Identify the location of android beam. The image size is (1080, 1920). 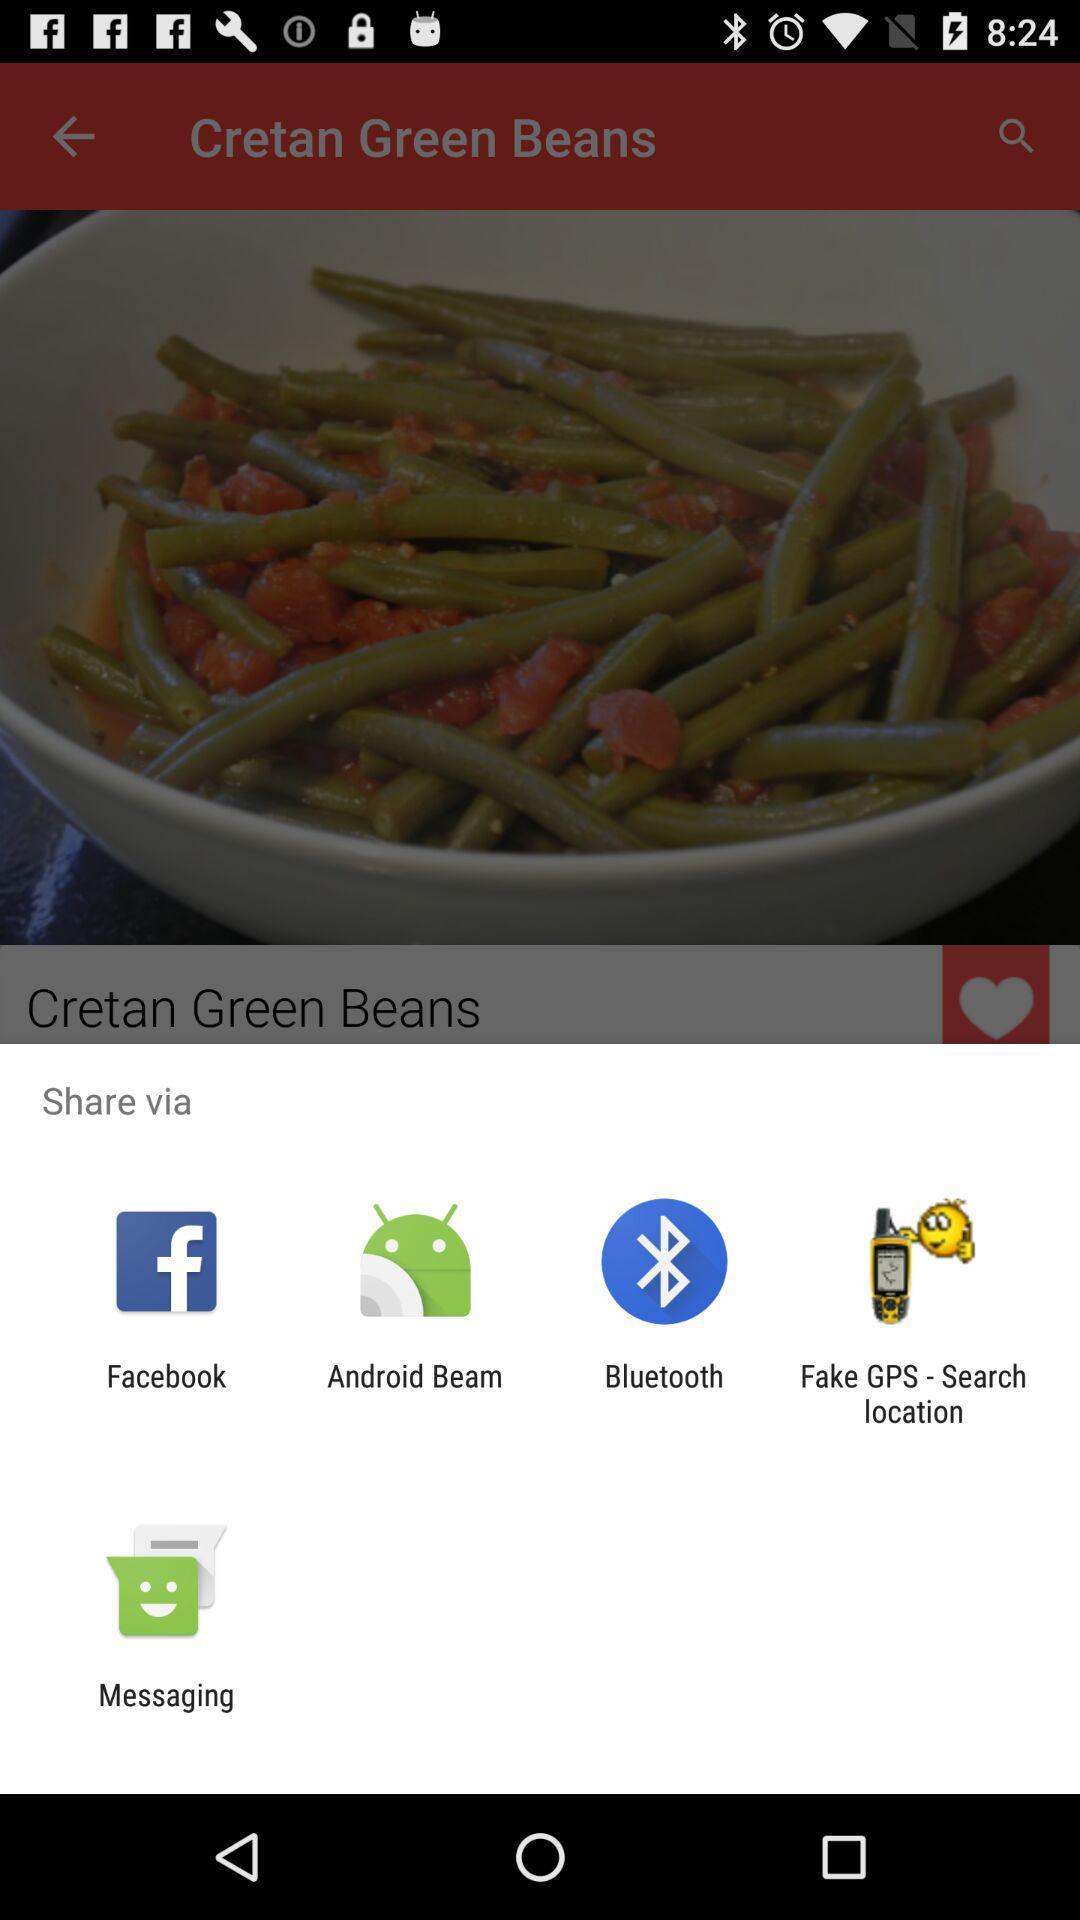
(414, 1392).